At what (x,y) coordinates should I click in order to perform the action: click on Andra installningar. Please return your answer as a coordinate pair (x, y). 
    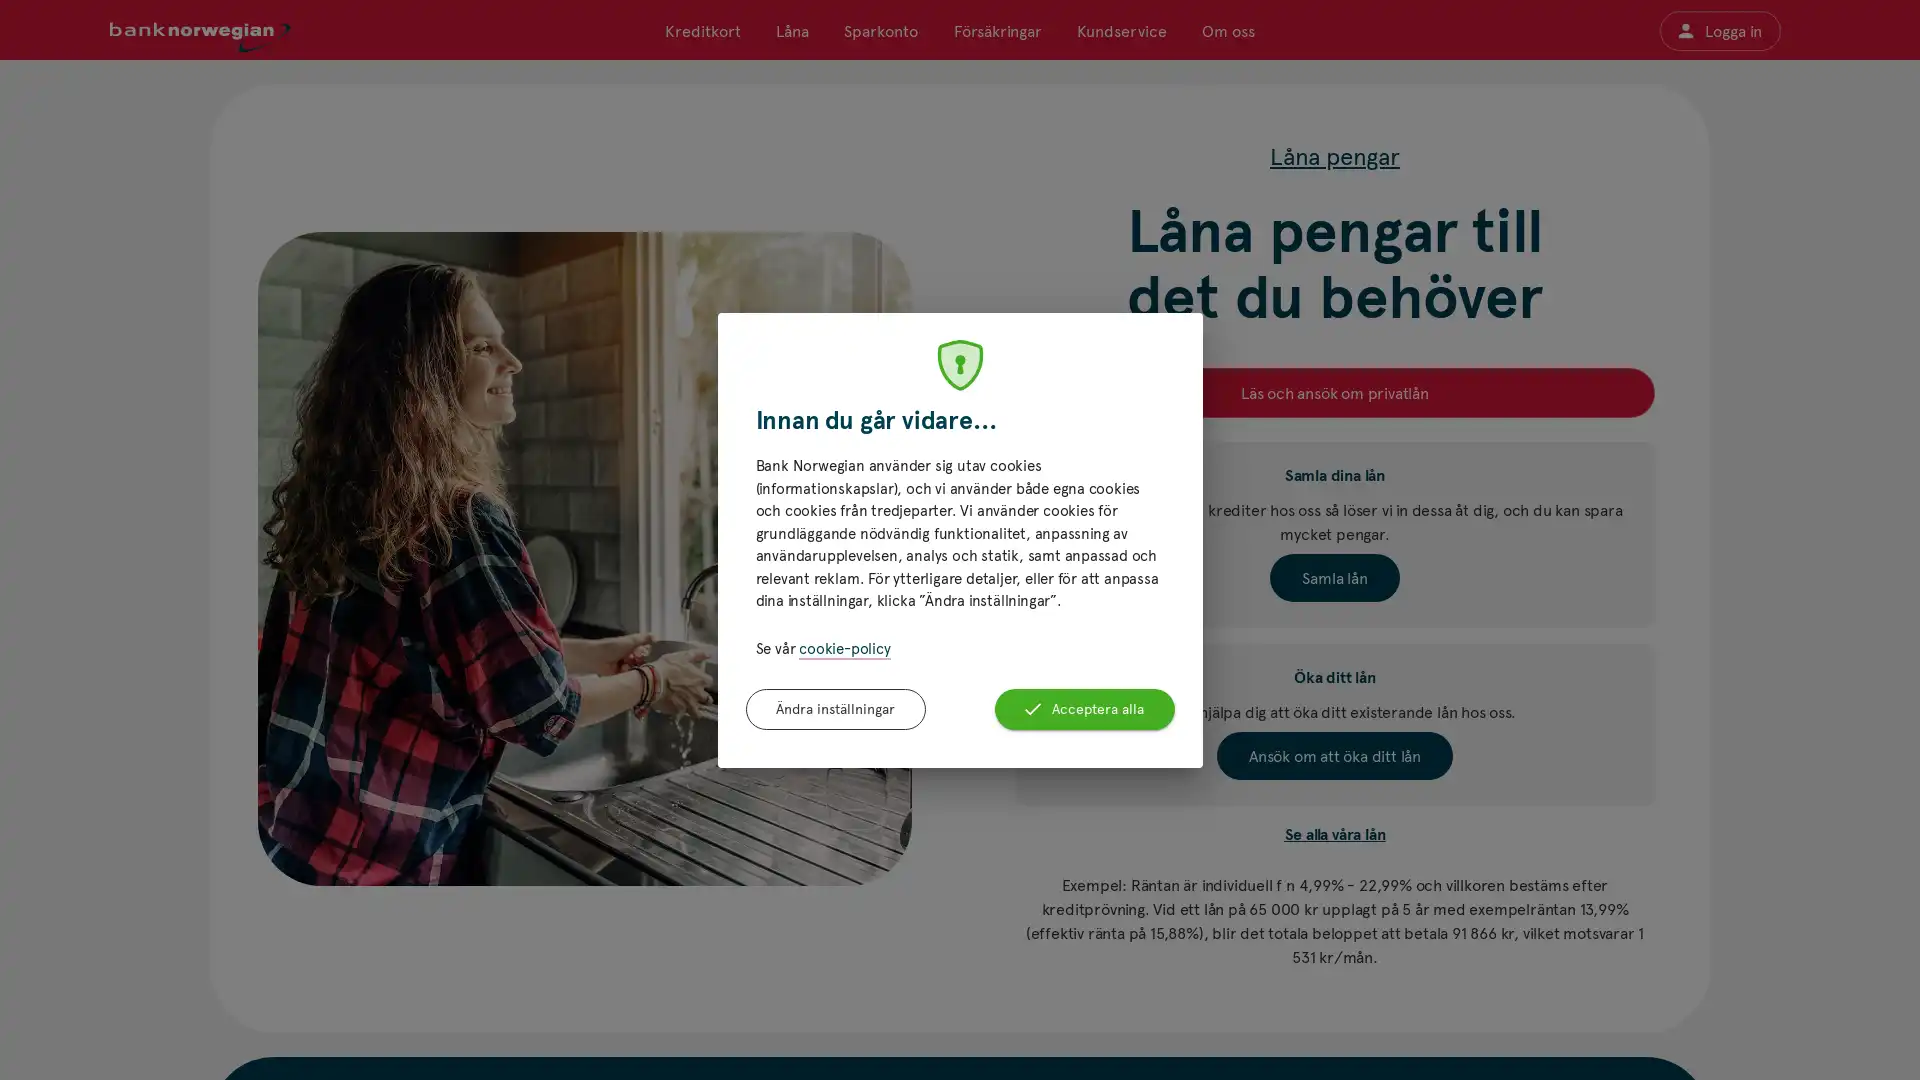
    Looking at the image, I should click on (835, 708).